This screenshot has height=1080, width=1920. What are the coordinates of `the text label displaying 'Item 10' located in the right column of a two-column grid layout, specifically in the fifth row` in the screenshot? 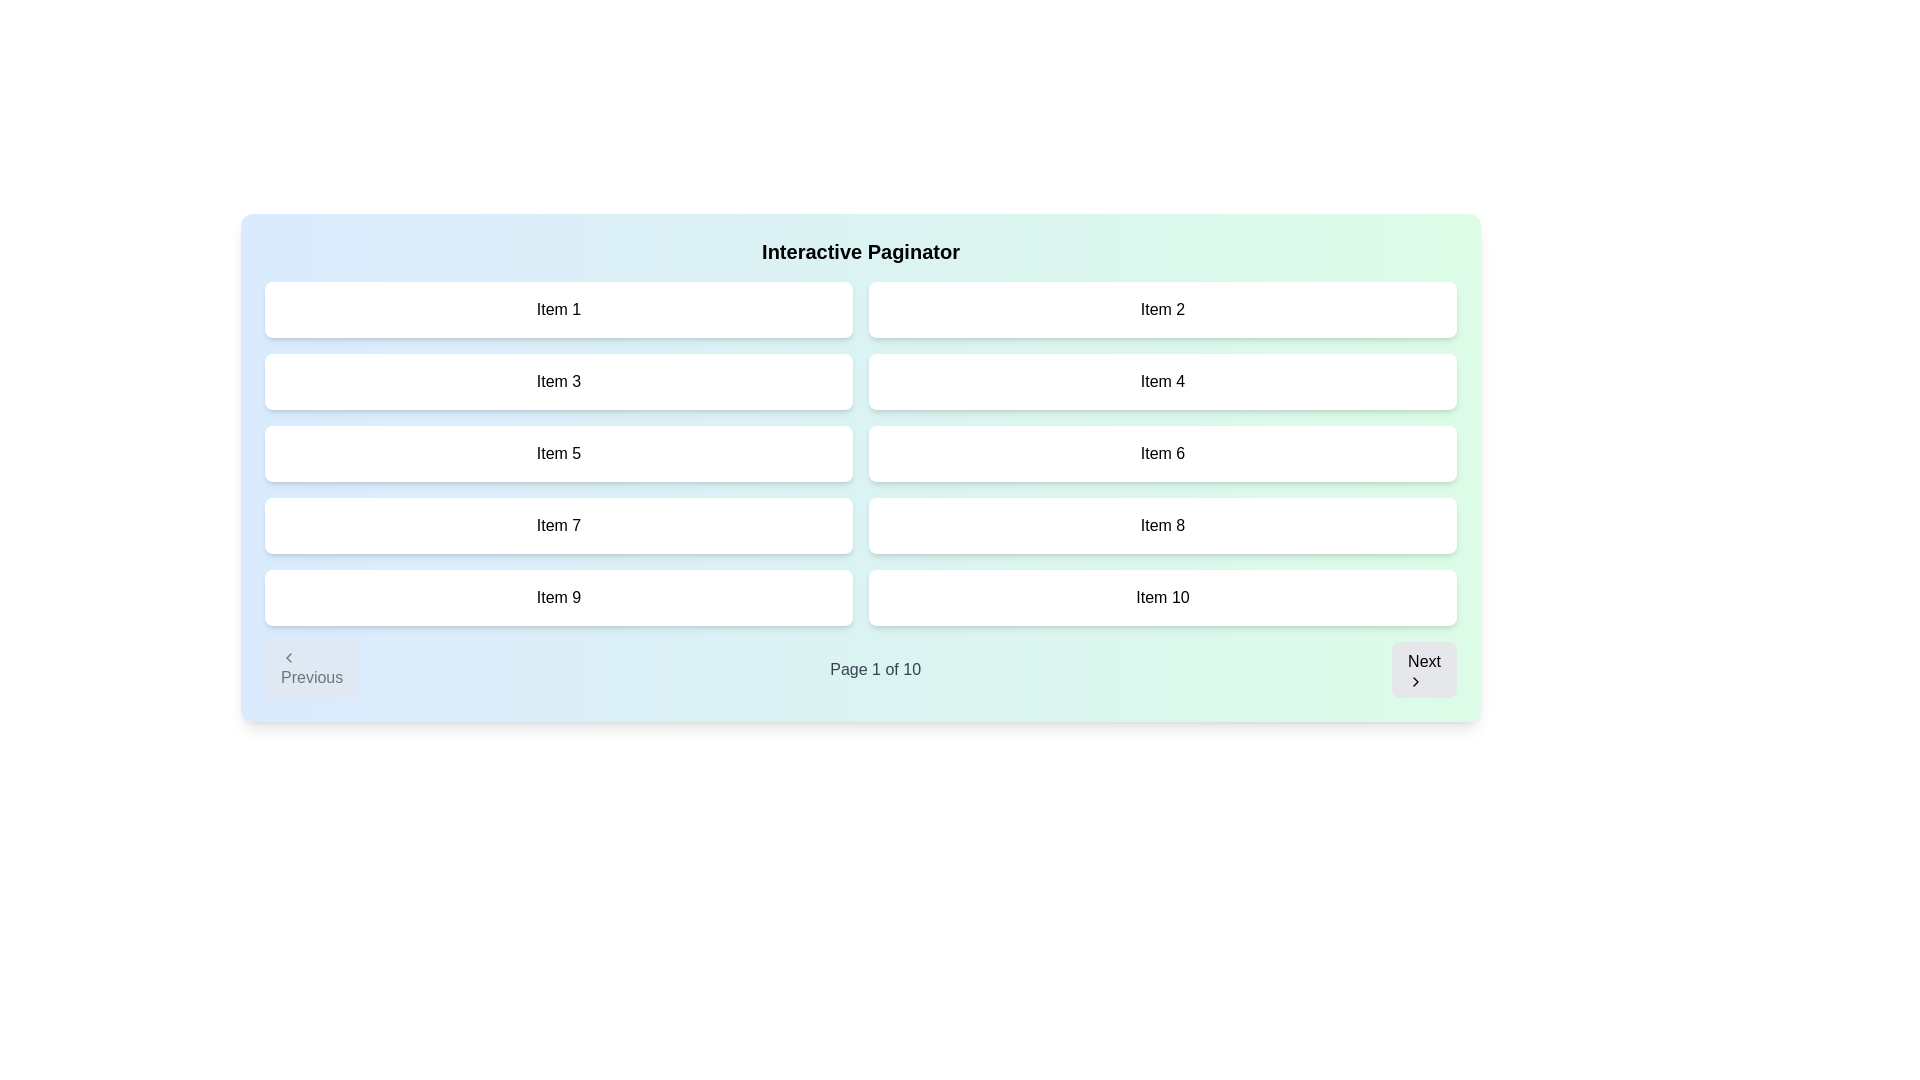 It's located at (1162, 596).